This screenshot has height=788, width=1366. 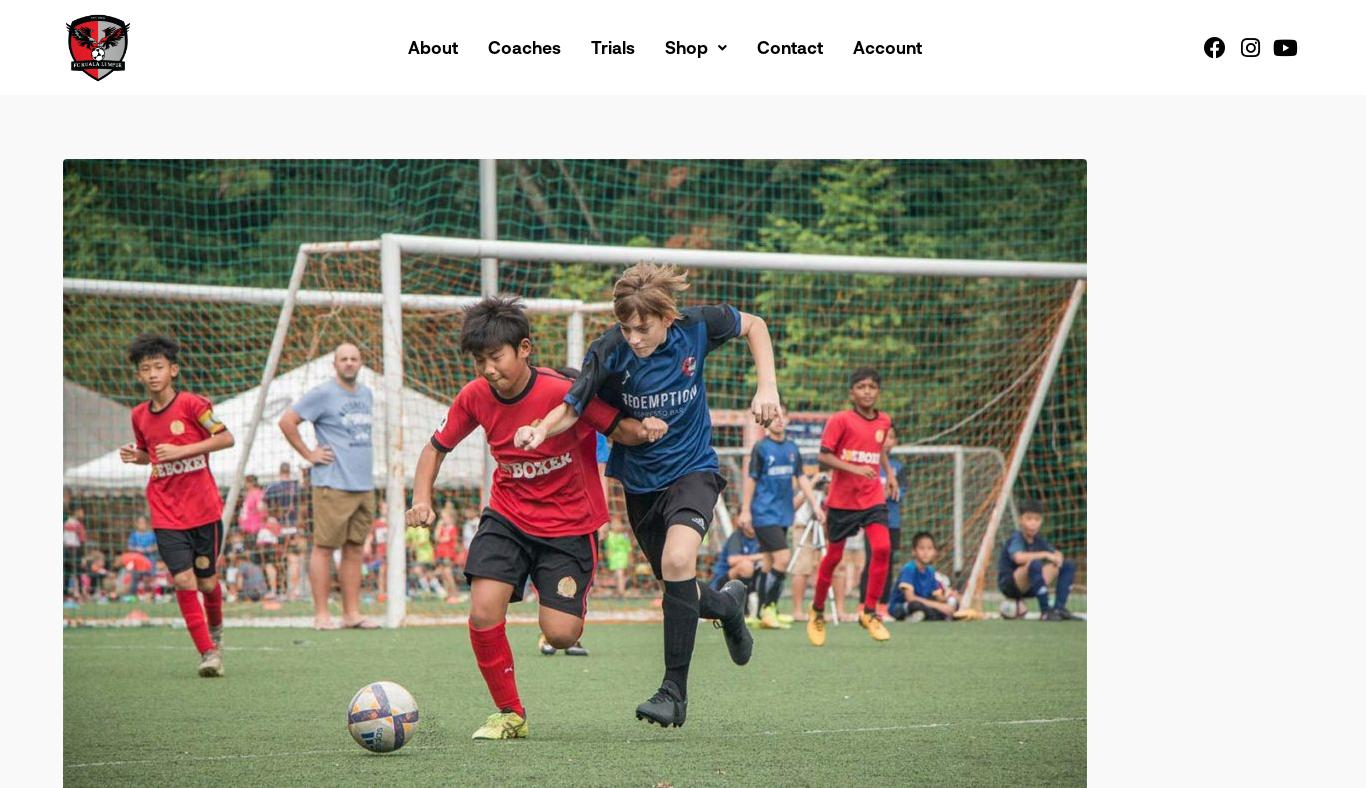 I want to click on 'Account', so click(x=886, y=45).